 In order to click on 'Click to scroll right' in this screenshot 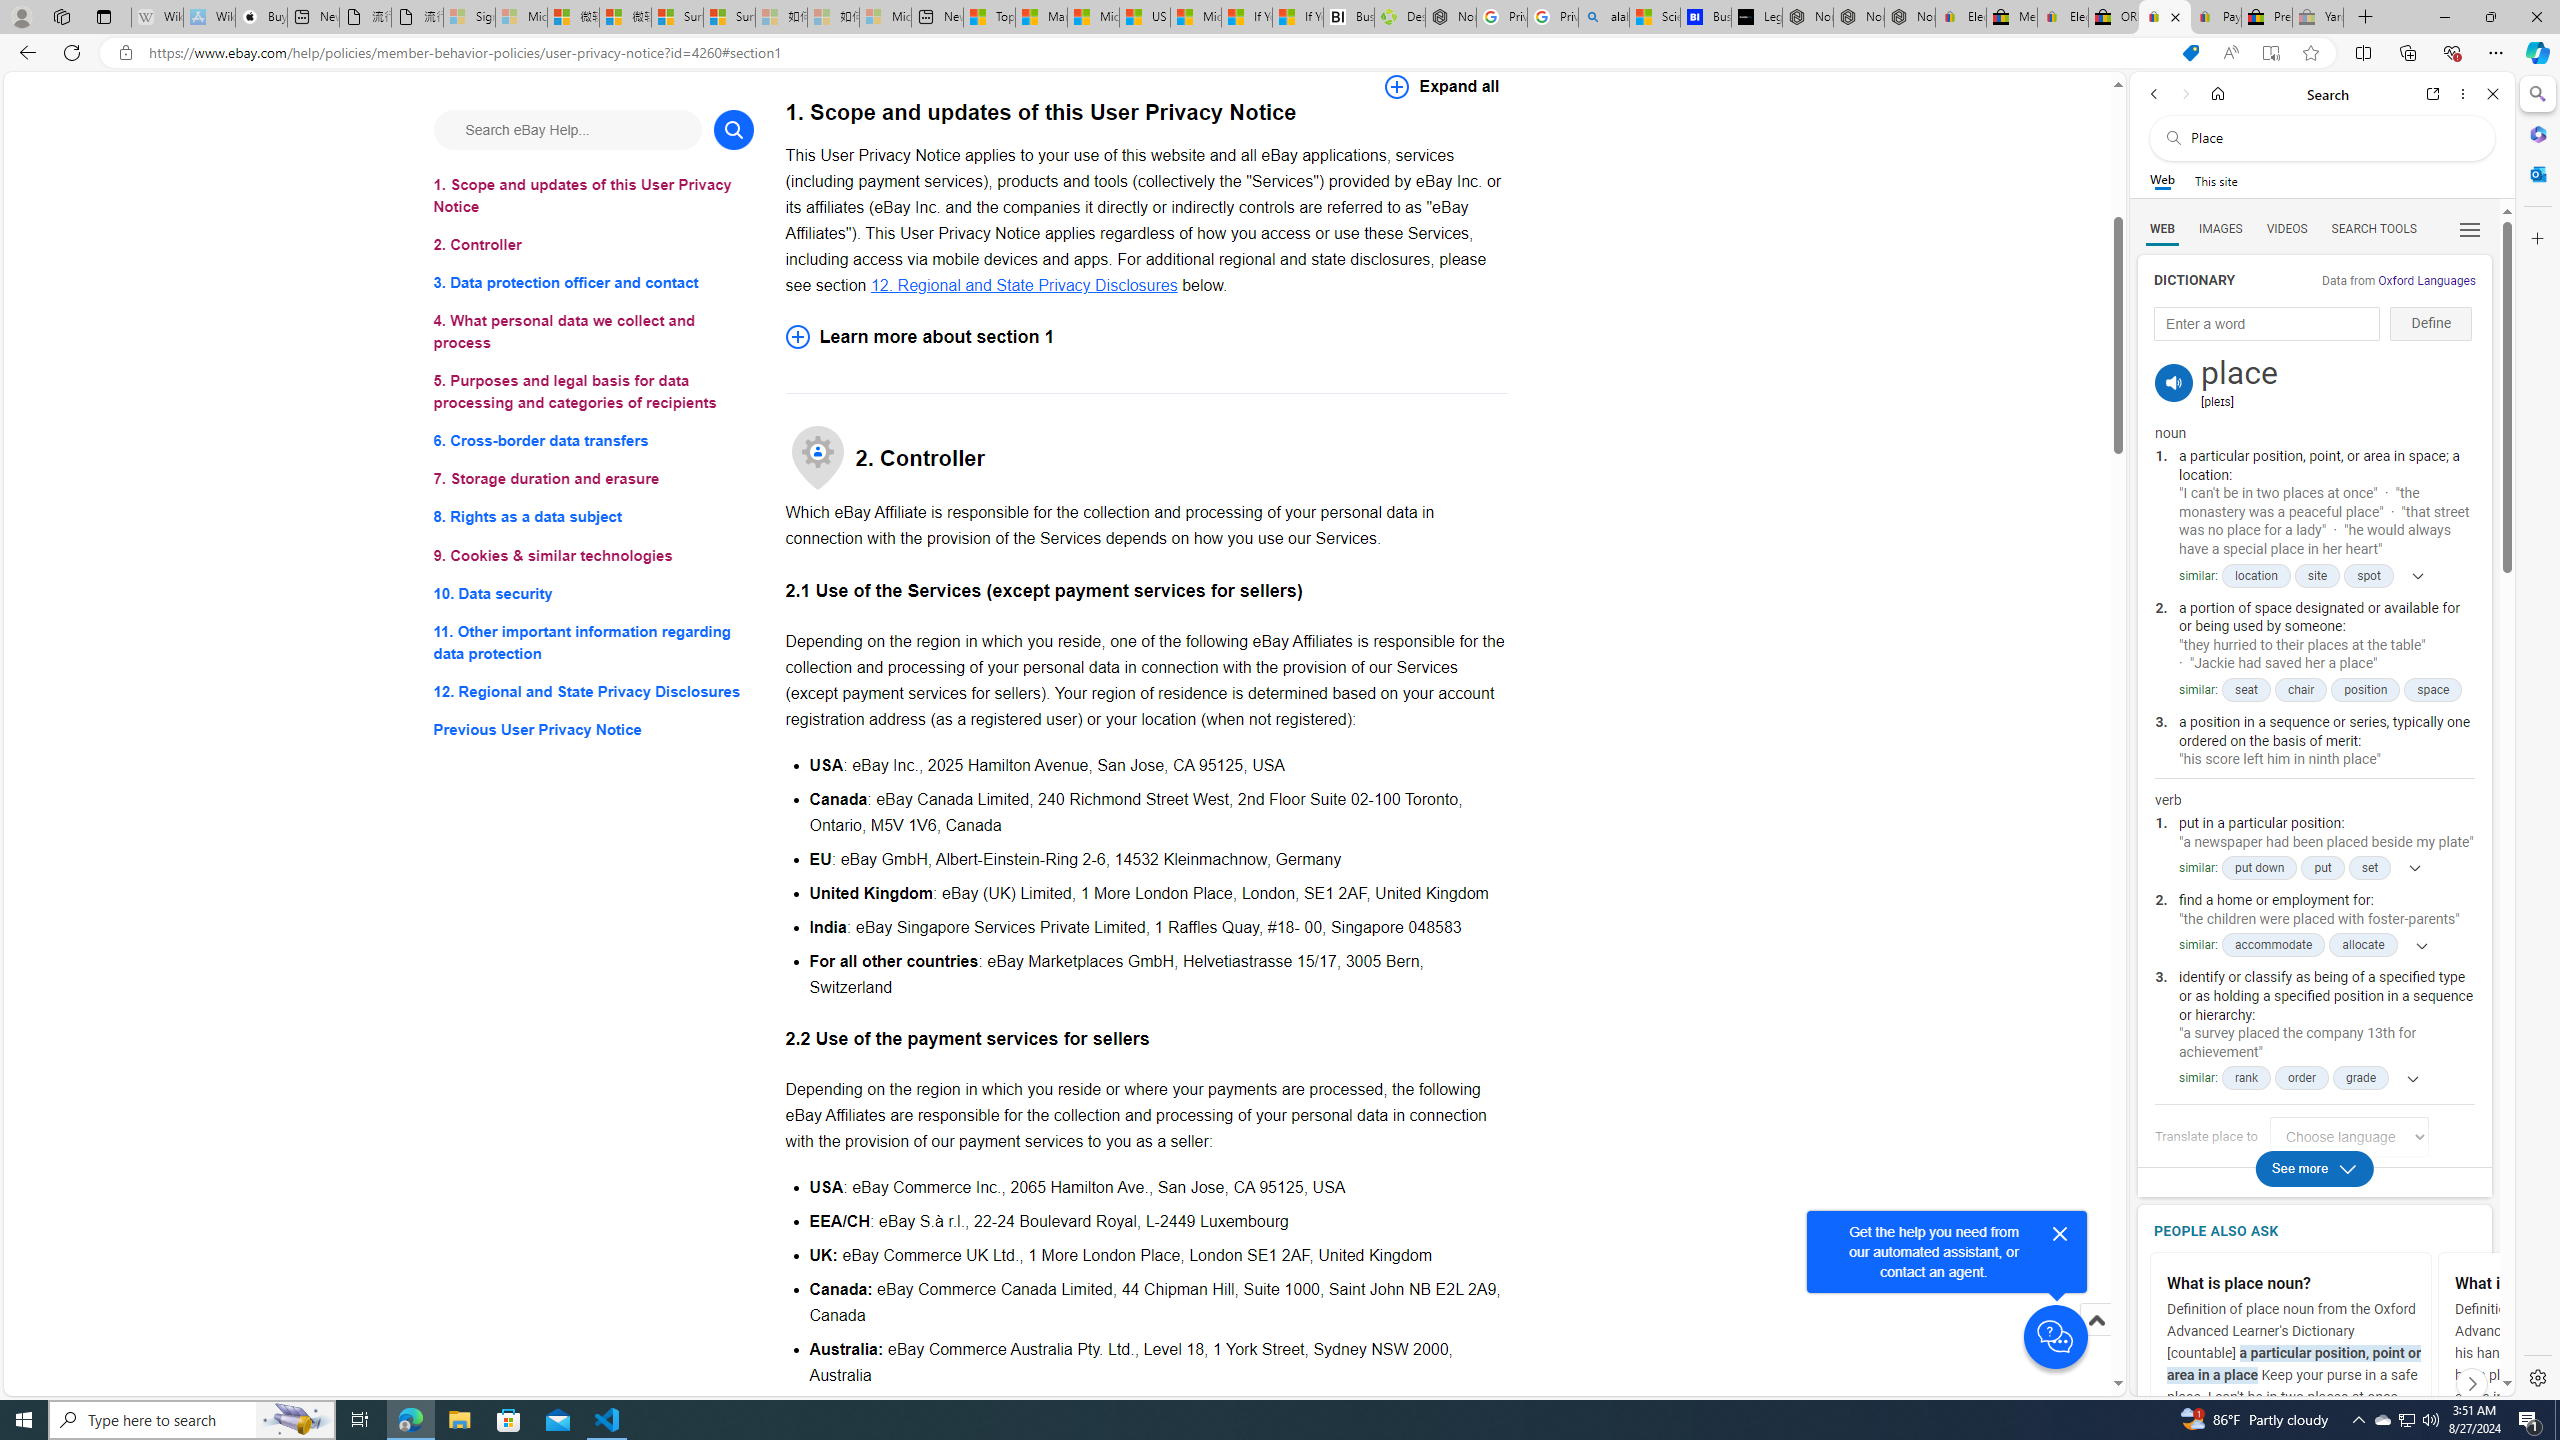, I will do `click(2470, 1382)`.